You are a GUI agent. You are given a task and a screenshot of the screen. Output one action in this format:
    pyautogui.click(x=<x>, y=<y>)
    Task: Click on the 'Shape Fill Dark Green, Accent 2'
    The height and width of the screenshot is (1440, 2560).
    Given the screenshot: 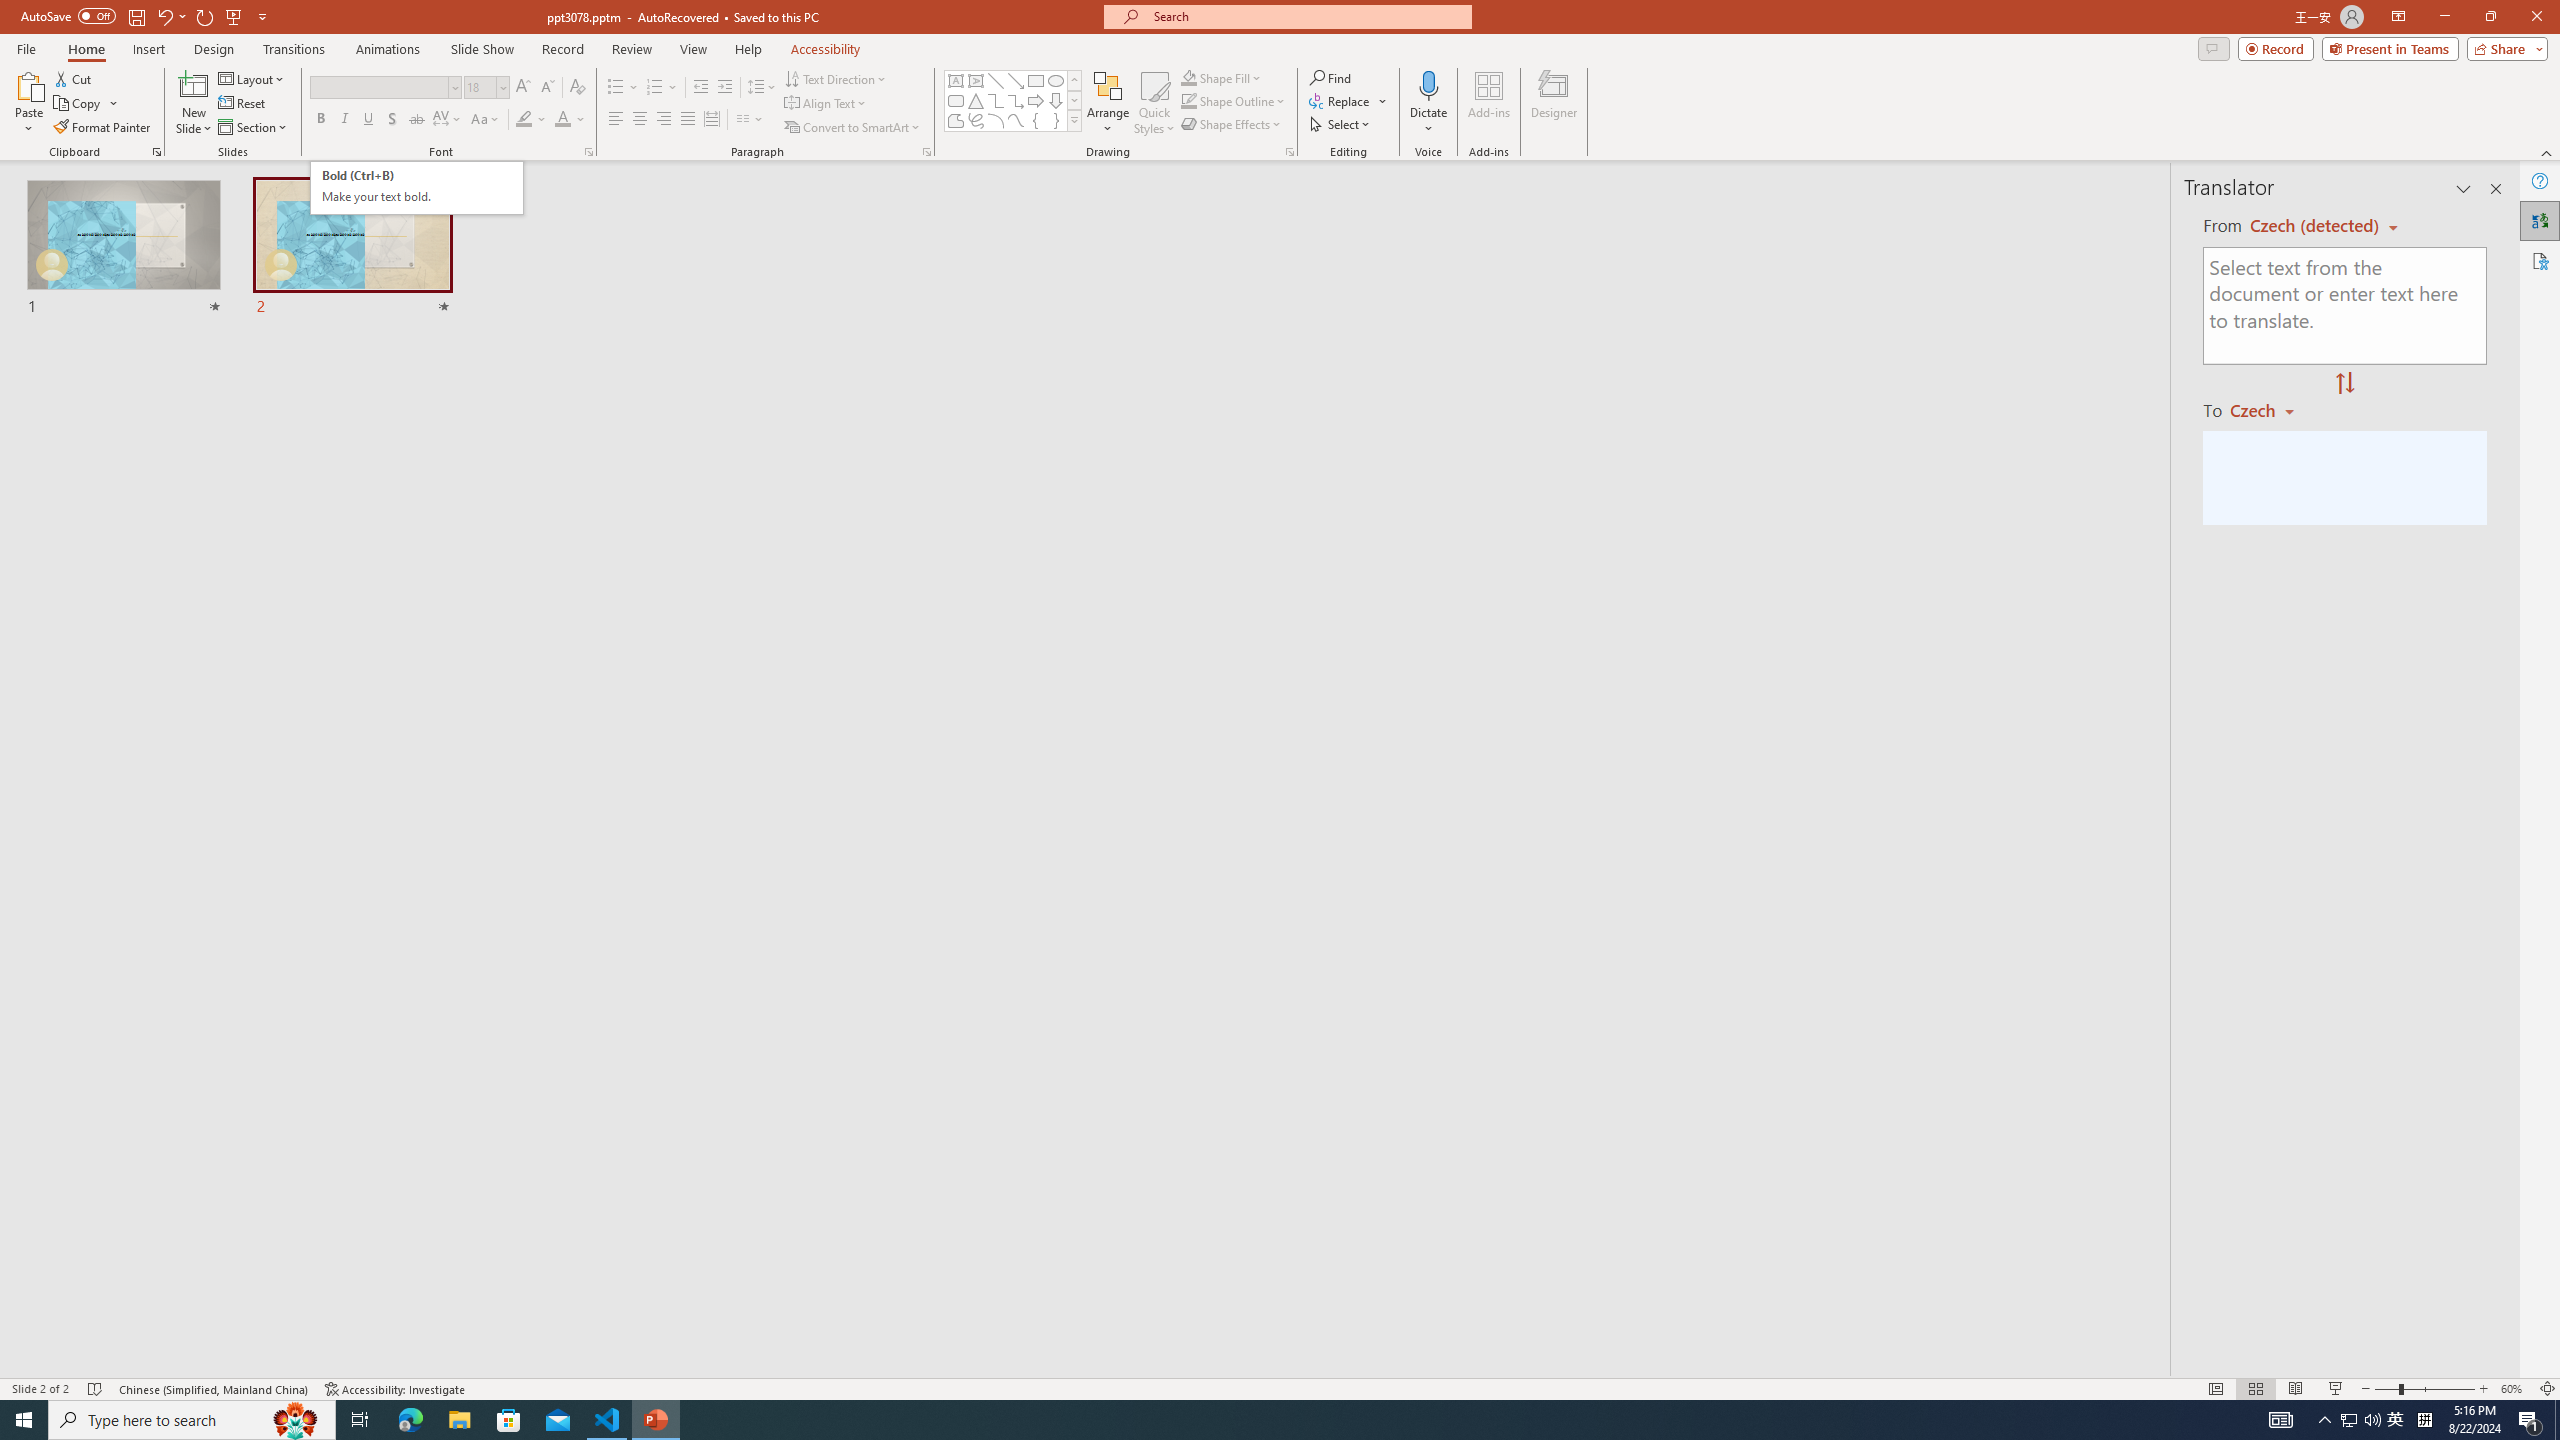 What is the action you would take?
    pyautogui.click(x=1189, y=77)
    